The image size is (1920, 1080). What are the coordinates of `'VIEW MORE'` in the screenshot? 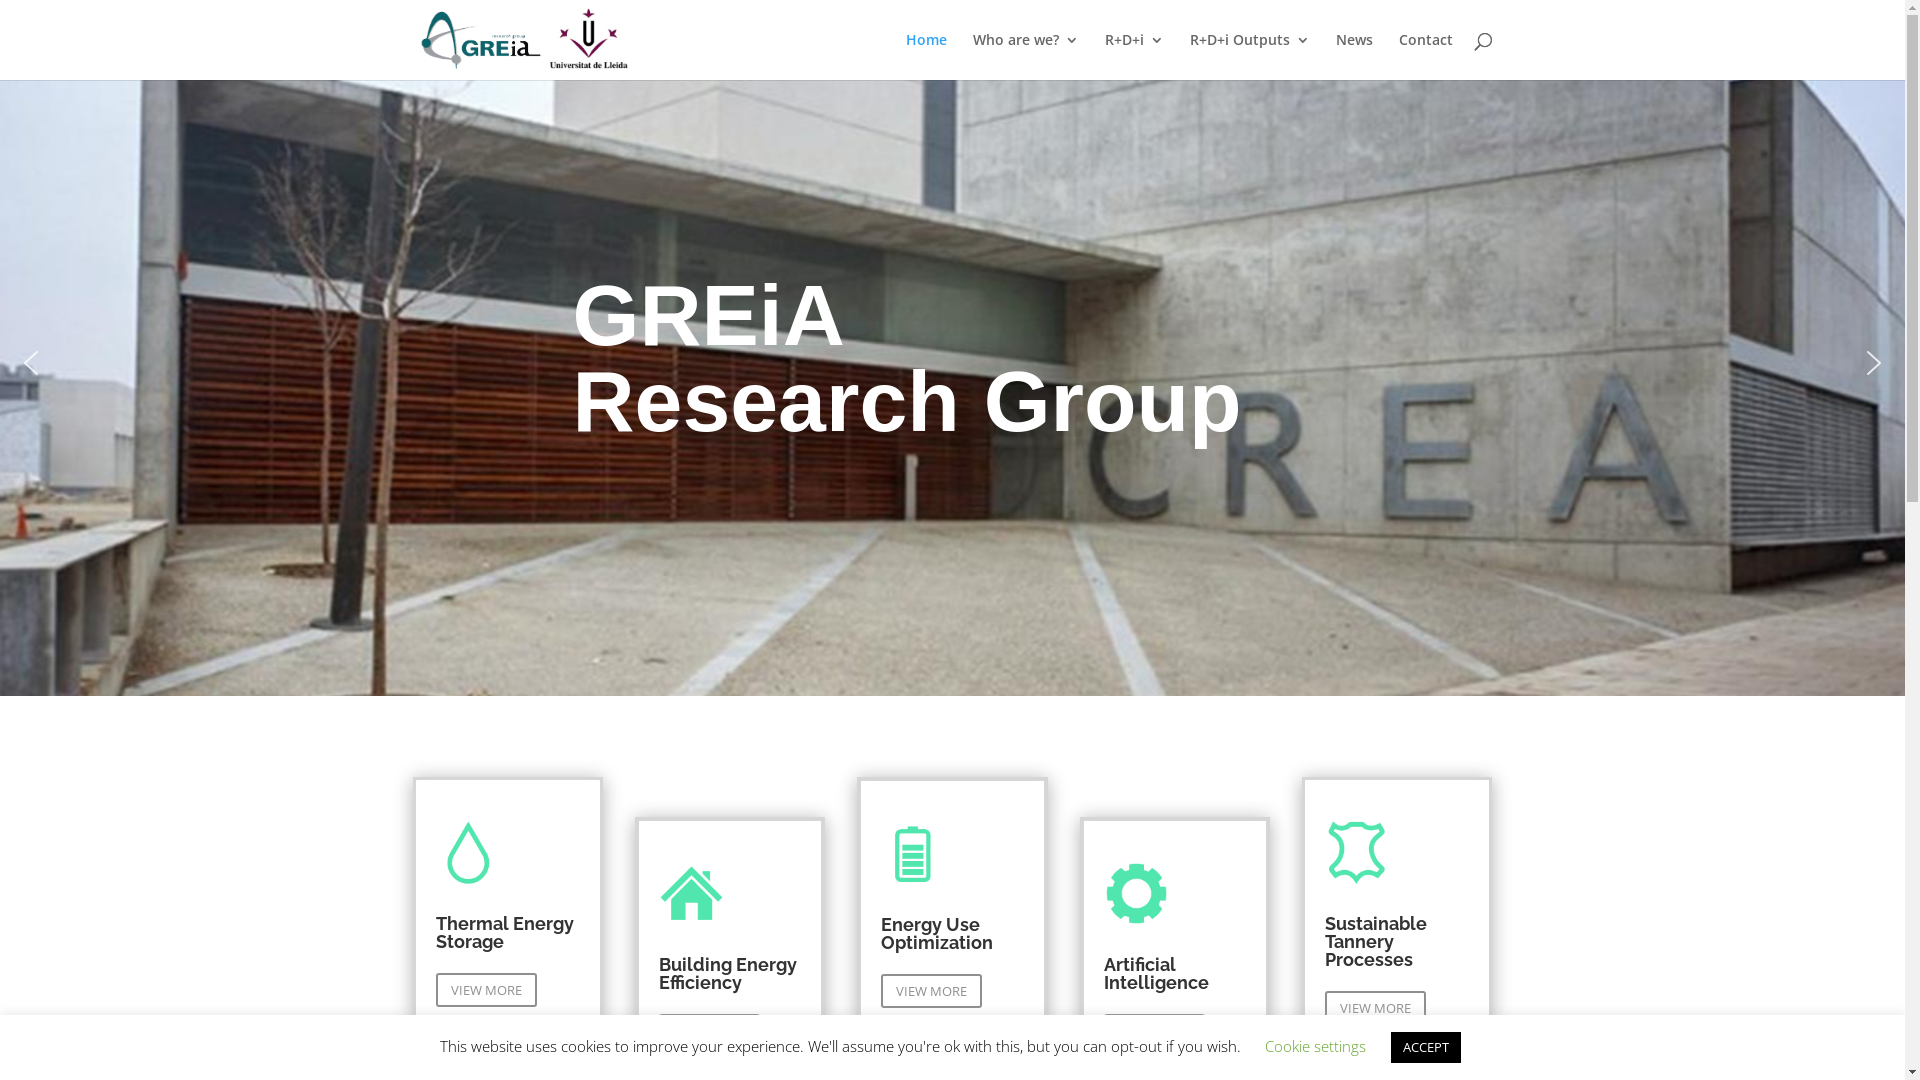 It's located at (658, 1030).